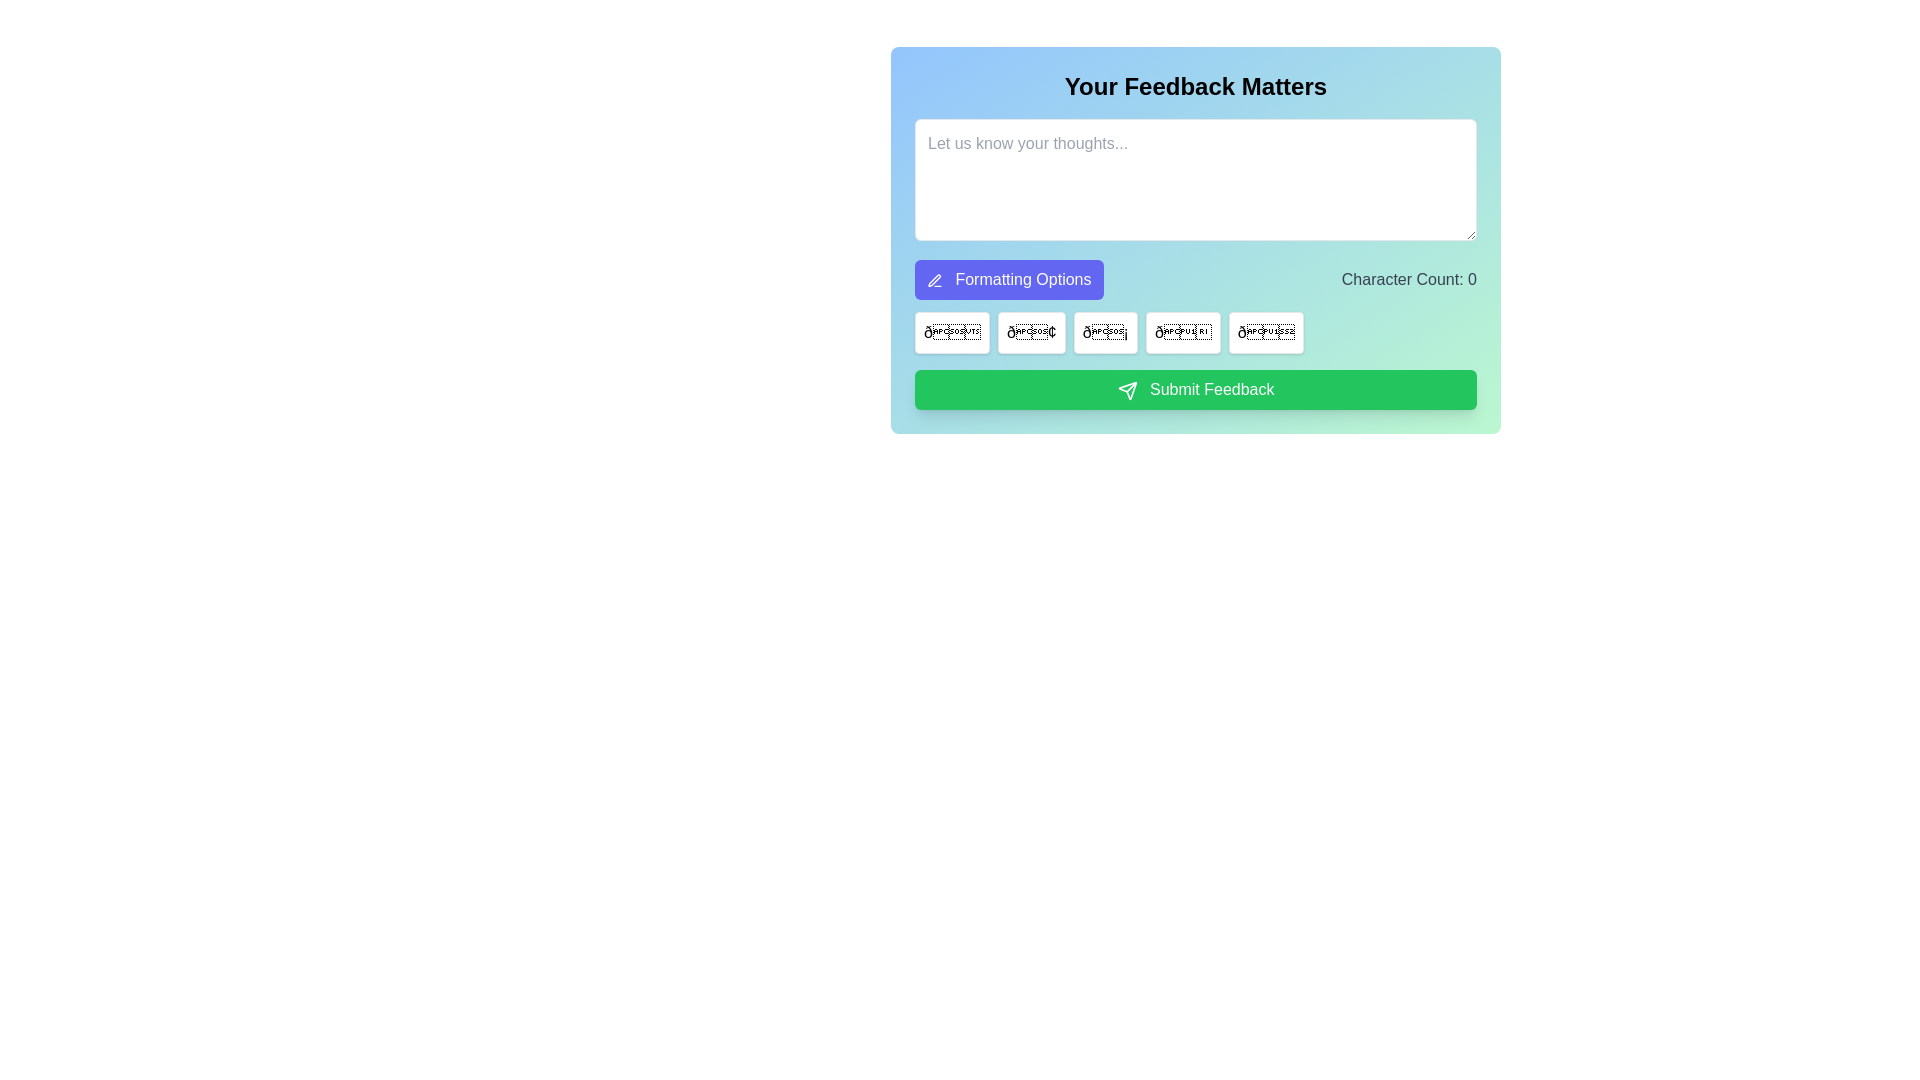  What do you see at coordinates (1104, 331) in the screenshot?
I see `the third emoji button in the feedback submission form` at bounding box center [1104, 331].